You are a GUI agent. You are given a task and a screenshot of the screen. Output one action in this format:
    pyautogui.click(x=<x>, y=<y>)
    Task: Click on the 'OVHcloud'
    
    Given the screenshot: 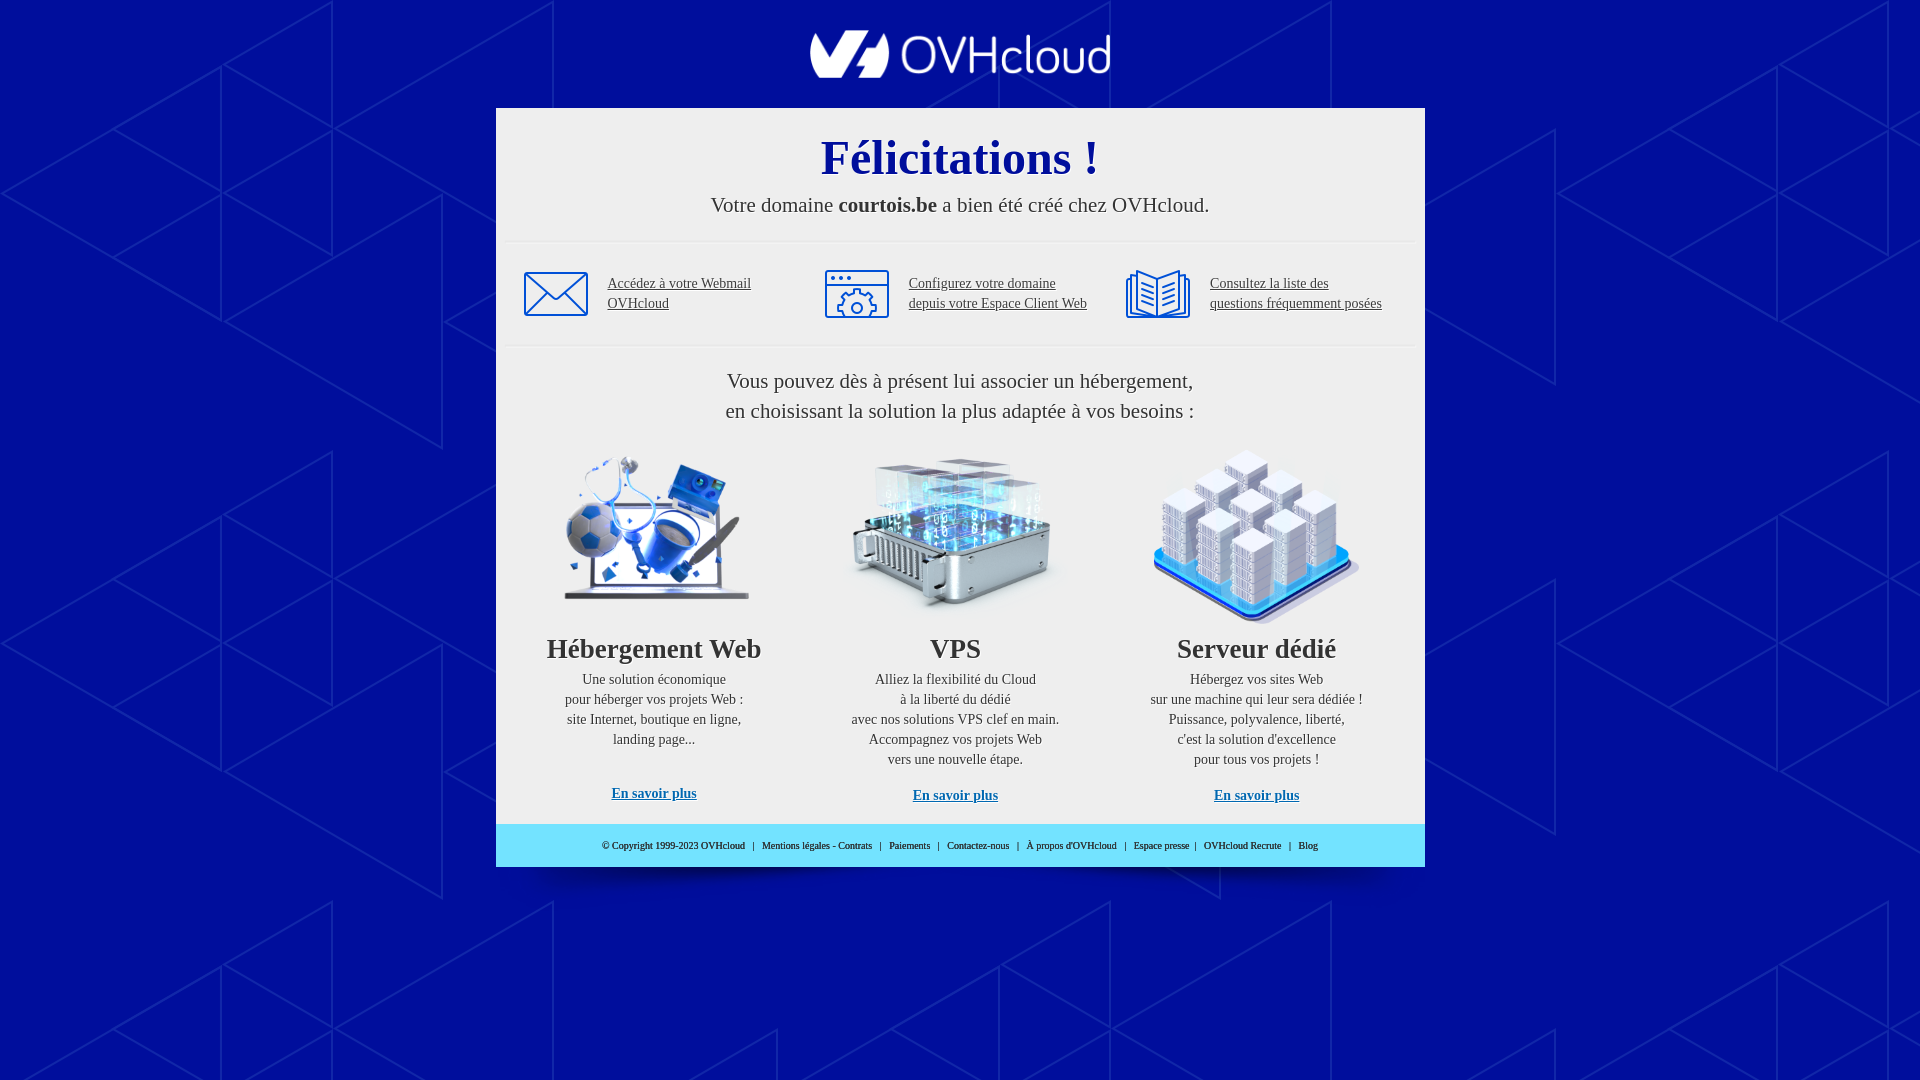 What is the action you would take?
    pyautogui.click(x=960, y=71)
    